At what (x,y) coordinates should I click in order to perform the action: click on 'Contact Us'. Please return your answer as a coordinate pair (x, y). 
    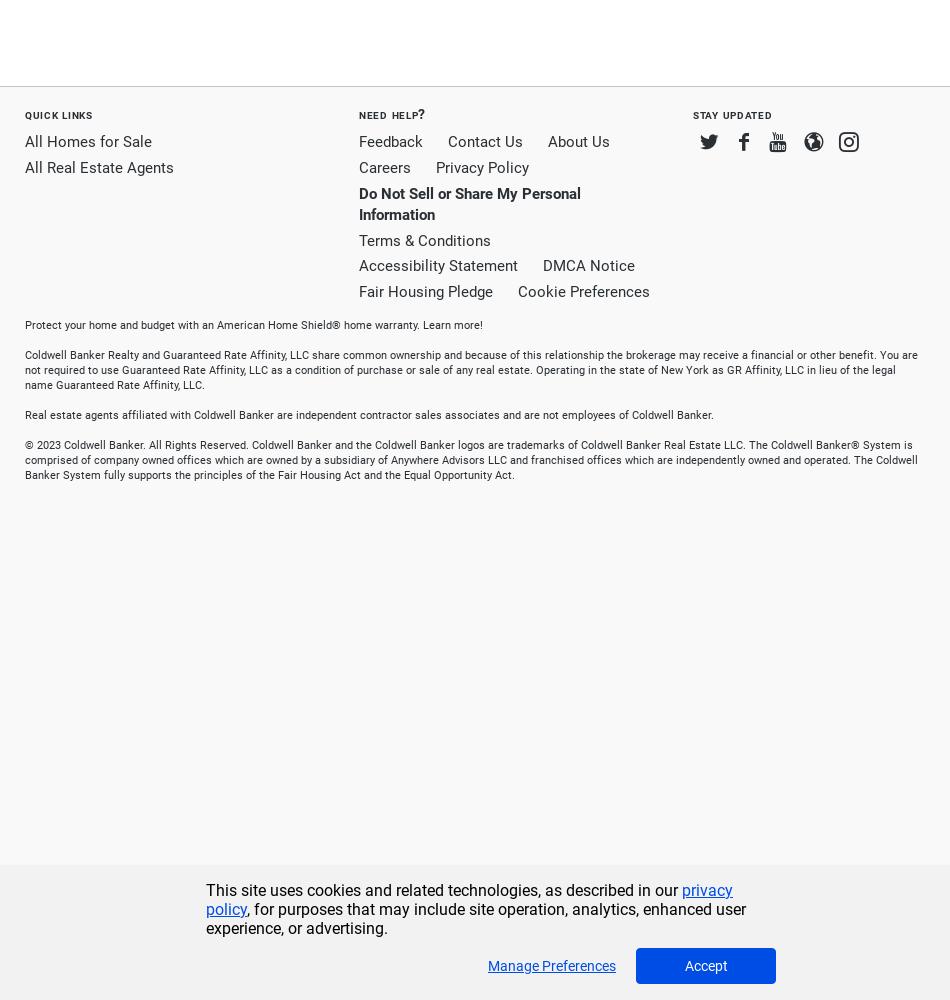
    Looking at the image, I should click on (485, 142).